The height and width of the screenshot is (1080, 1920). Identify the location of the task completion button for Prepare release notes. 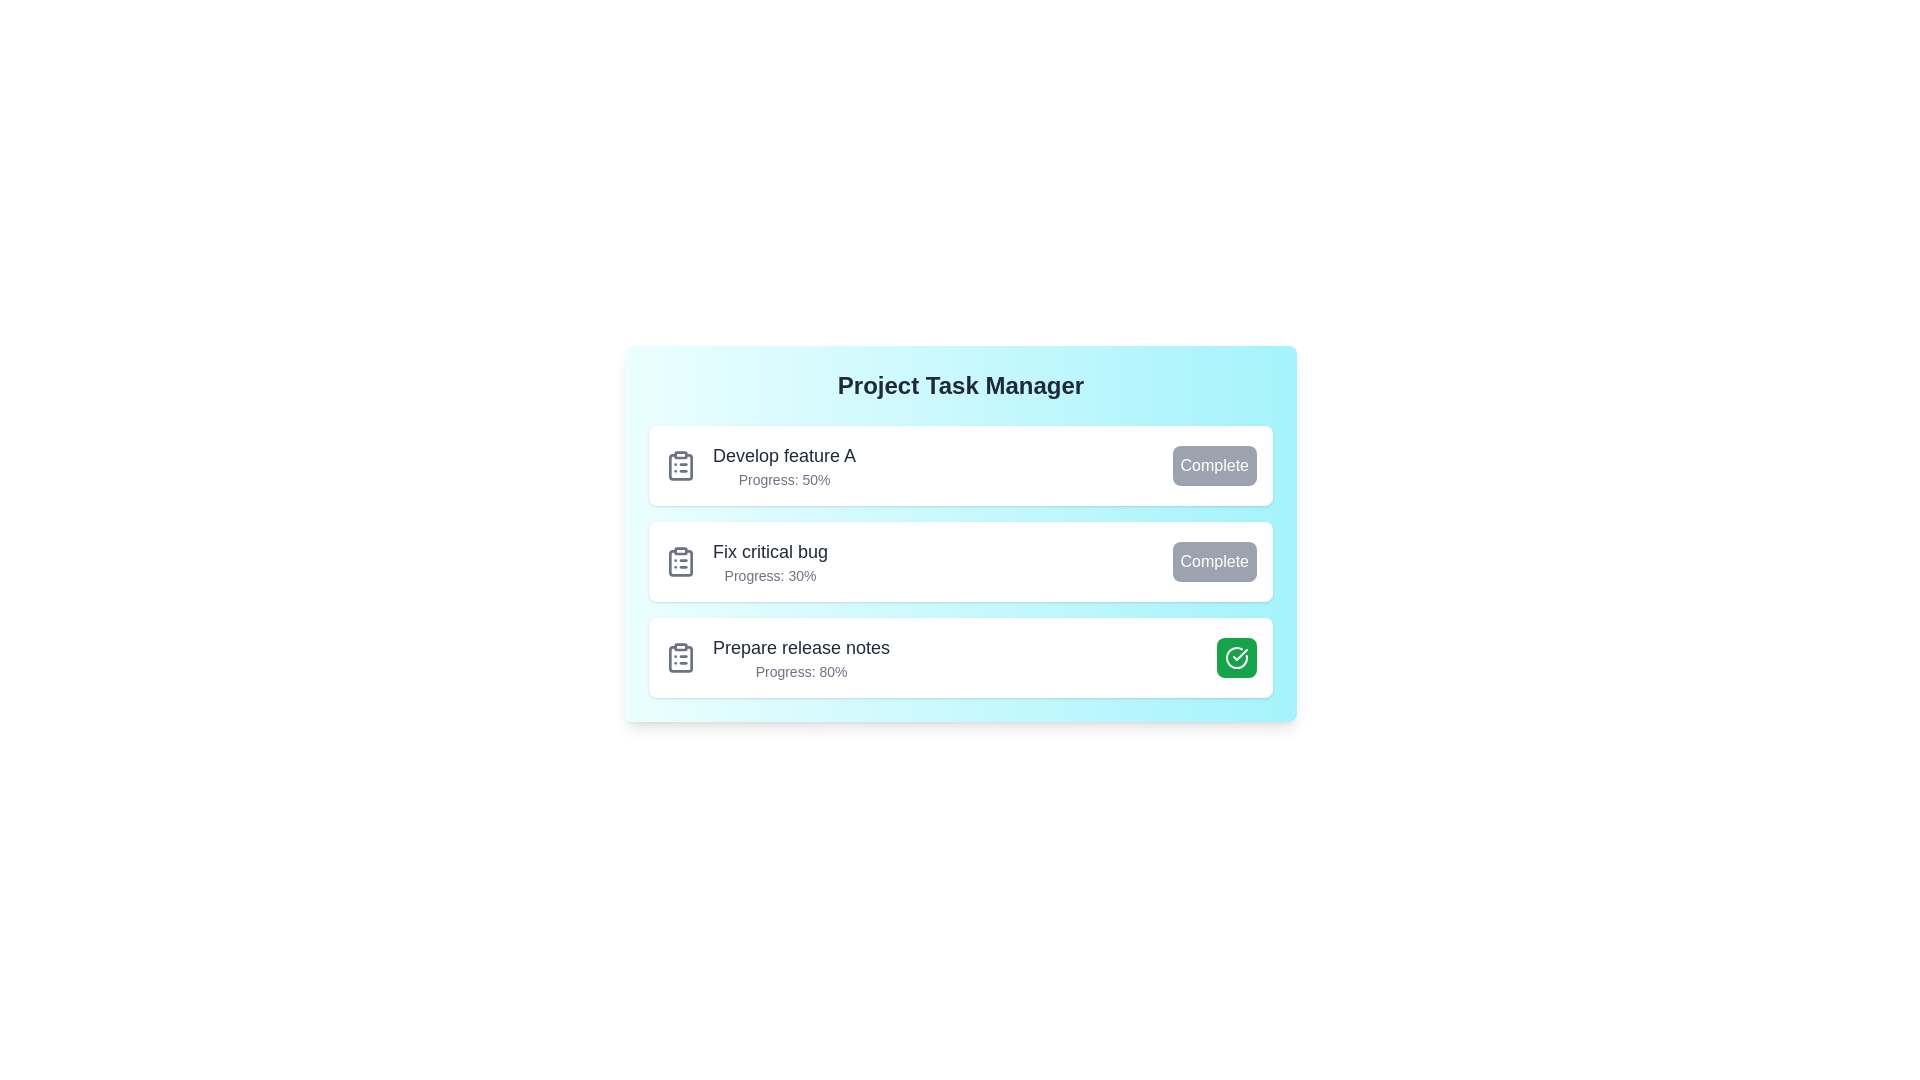
(1236, 658).